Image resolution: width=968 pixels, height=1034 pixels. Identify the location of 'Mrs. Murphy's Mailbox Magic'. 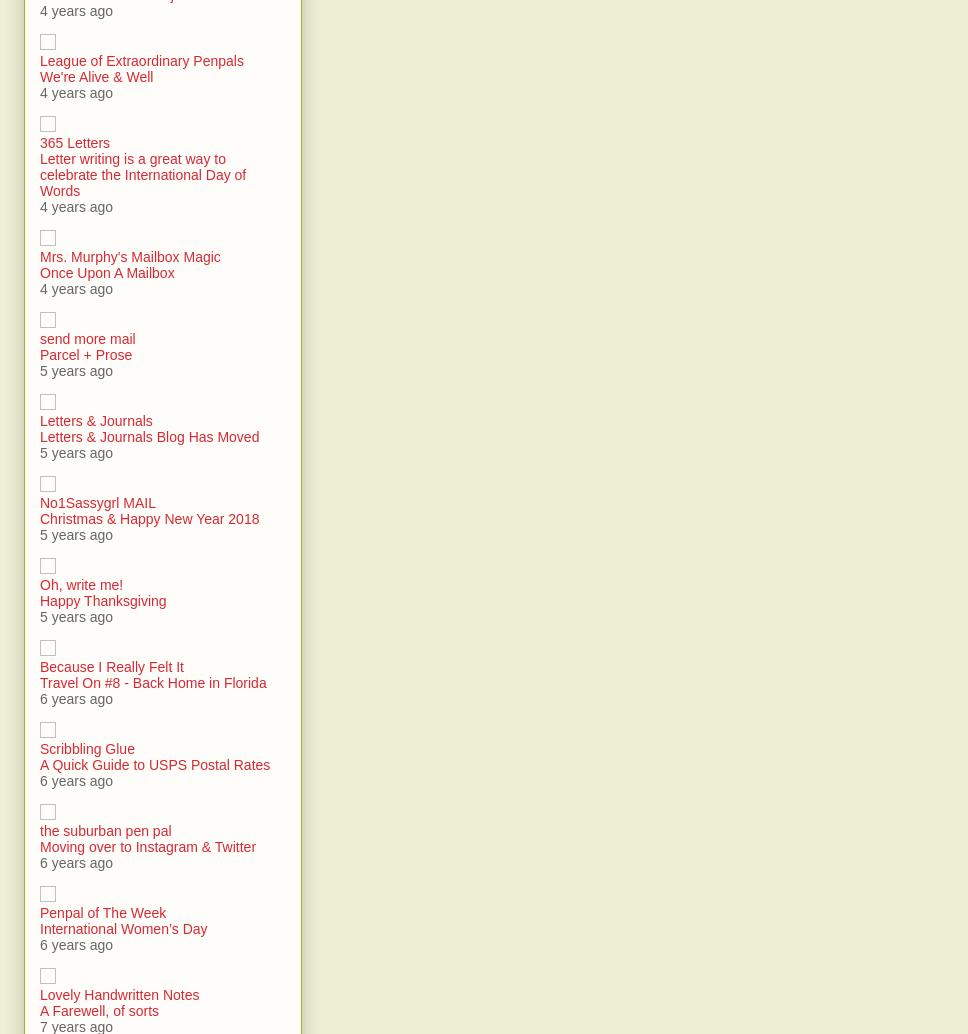
(129, 256).